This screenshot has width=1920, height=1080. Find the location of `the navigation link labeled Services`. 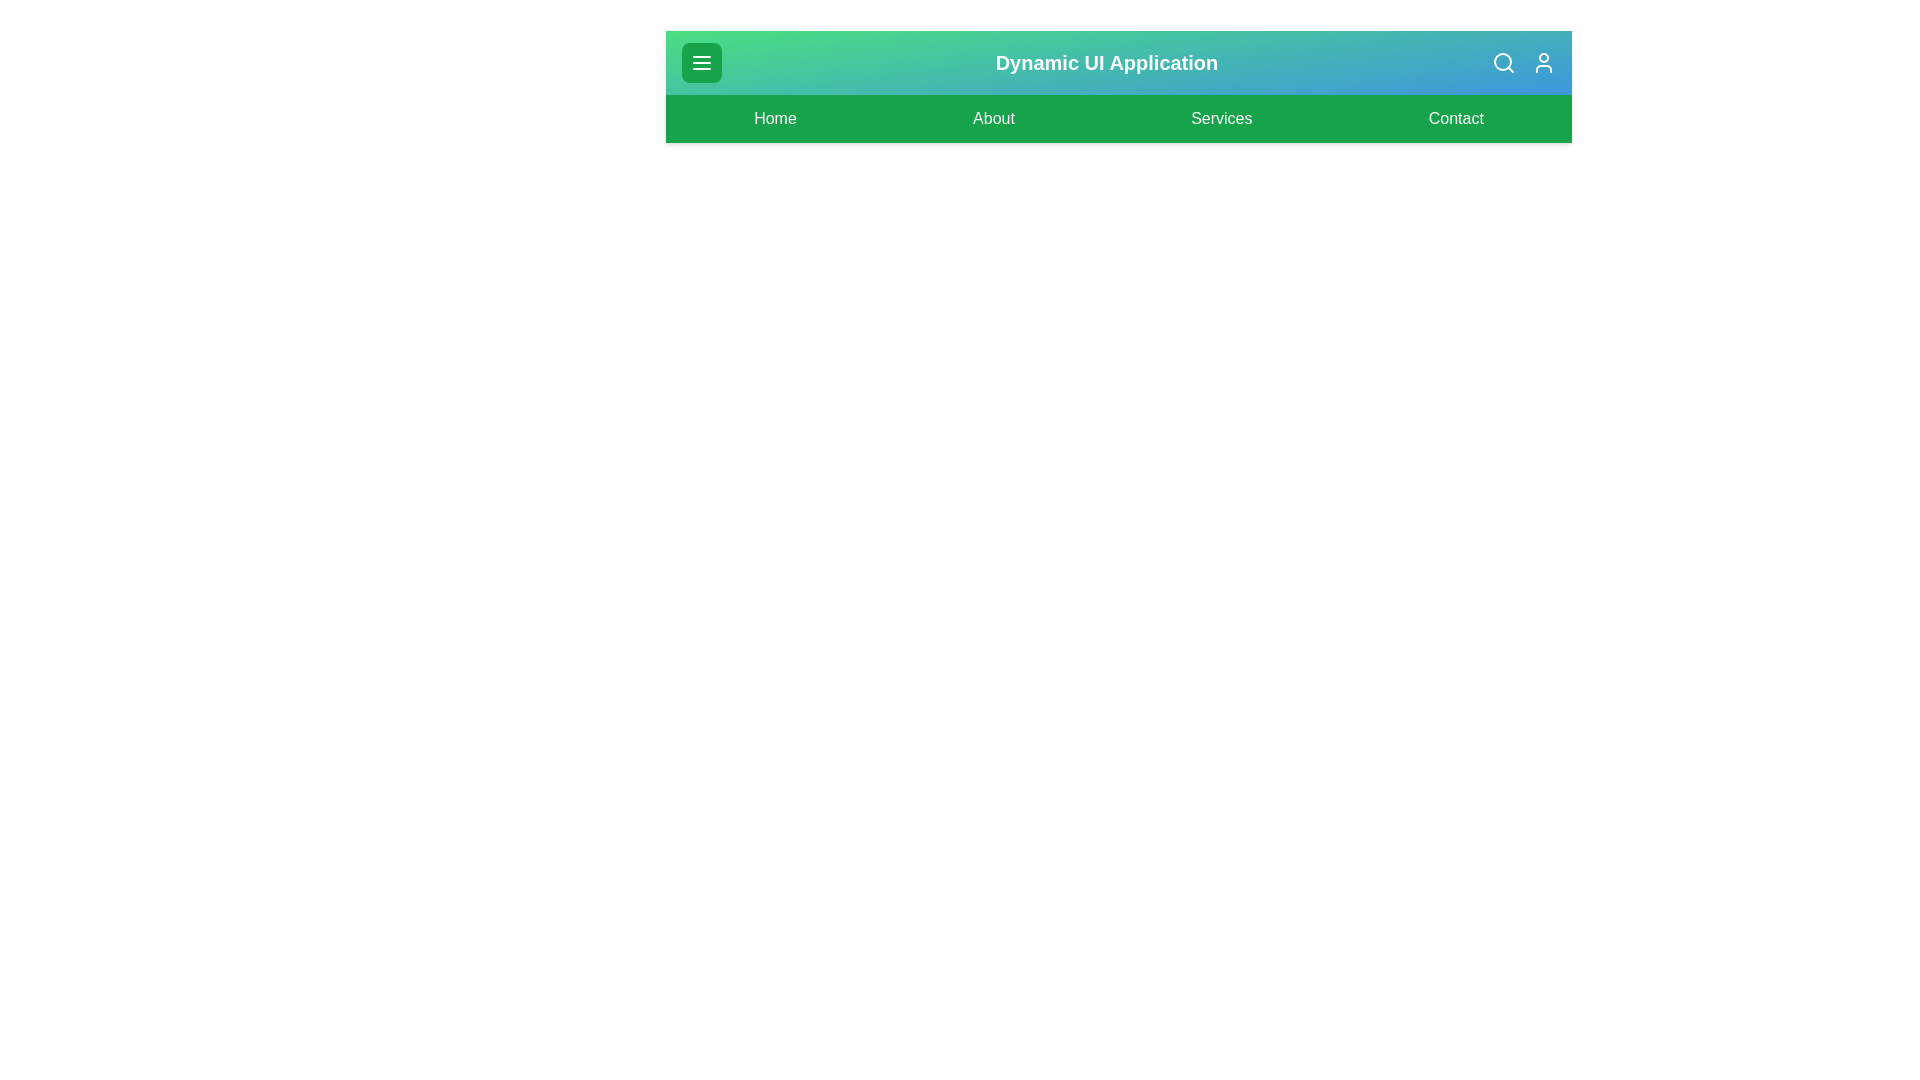

the navigation link labeled Services is located at coordinates (1221, 119).